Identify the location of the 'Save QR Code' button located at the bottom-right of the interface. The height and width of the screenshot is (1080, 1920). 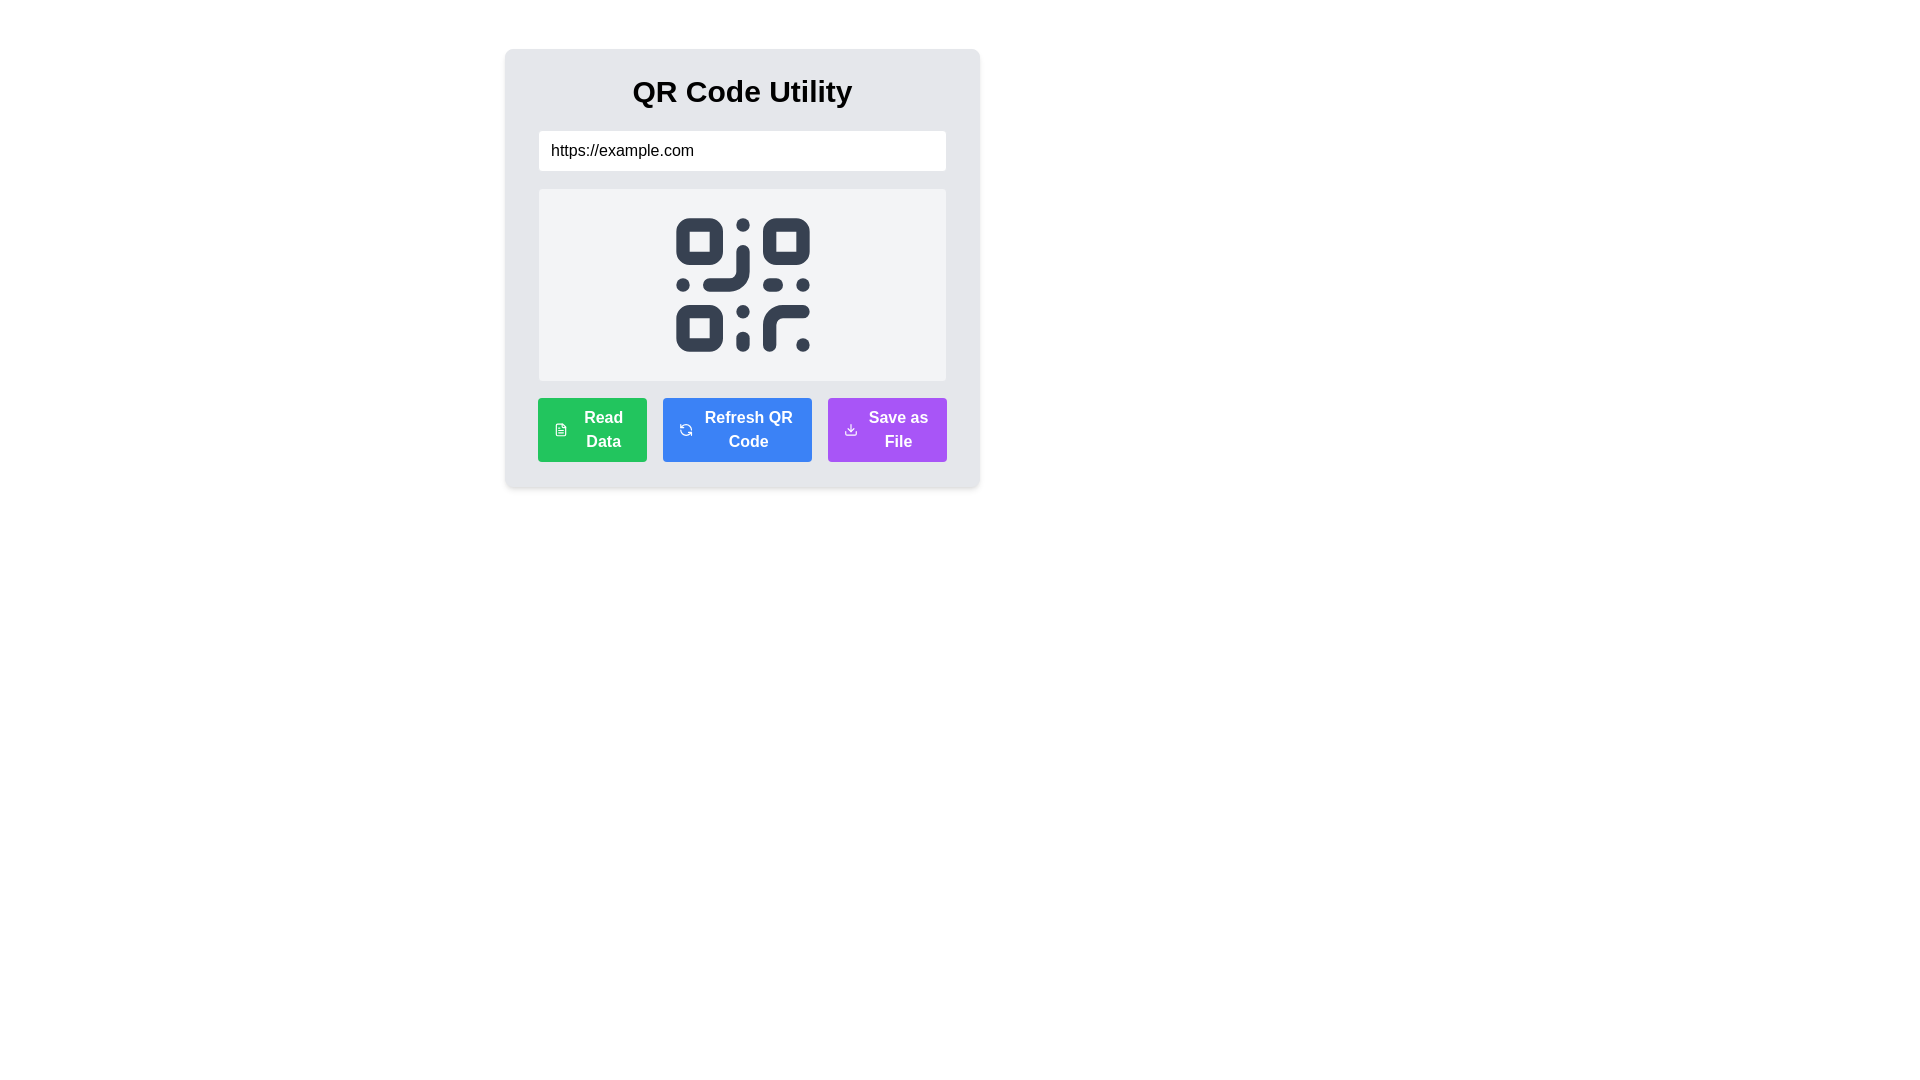
(886, 428).